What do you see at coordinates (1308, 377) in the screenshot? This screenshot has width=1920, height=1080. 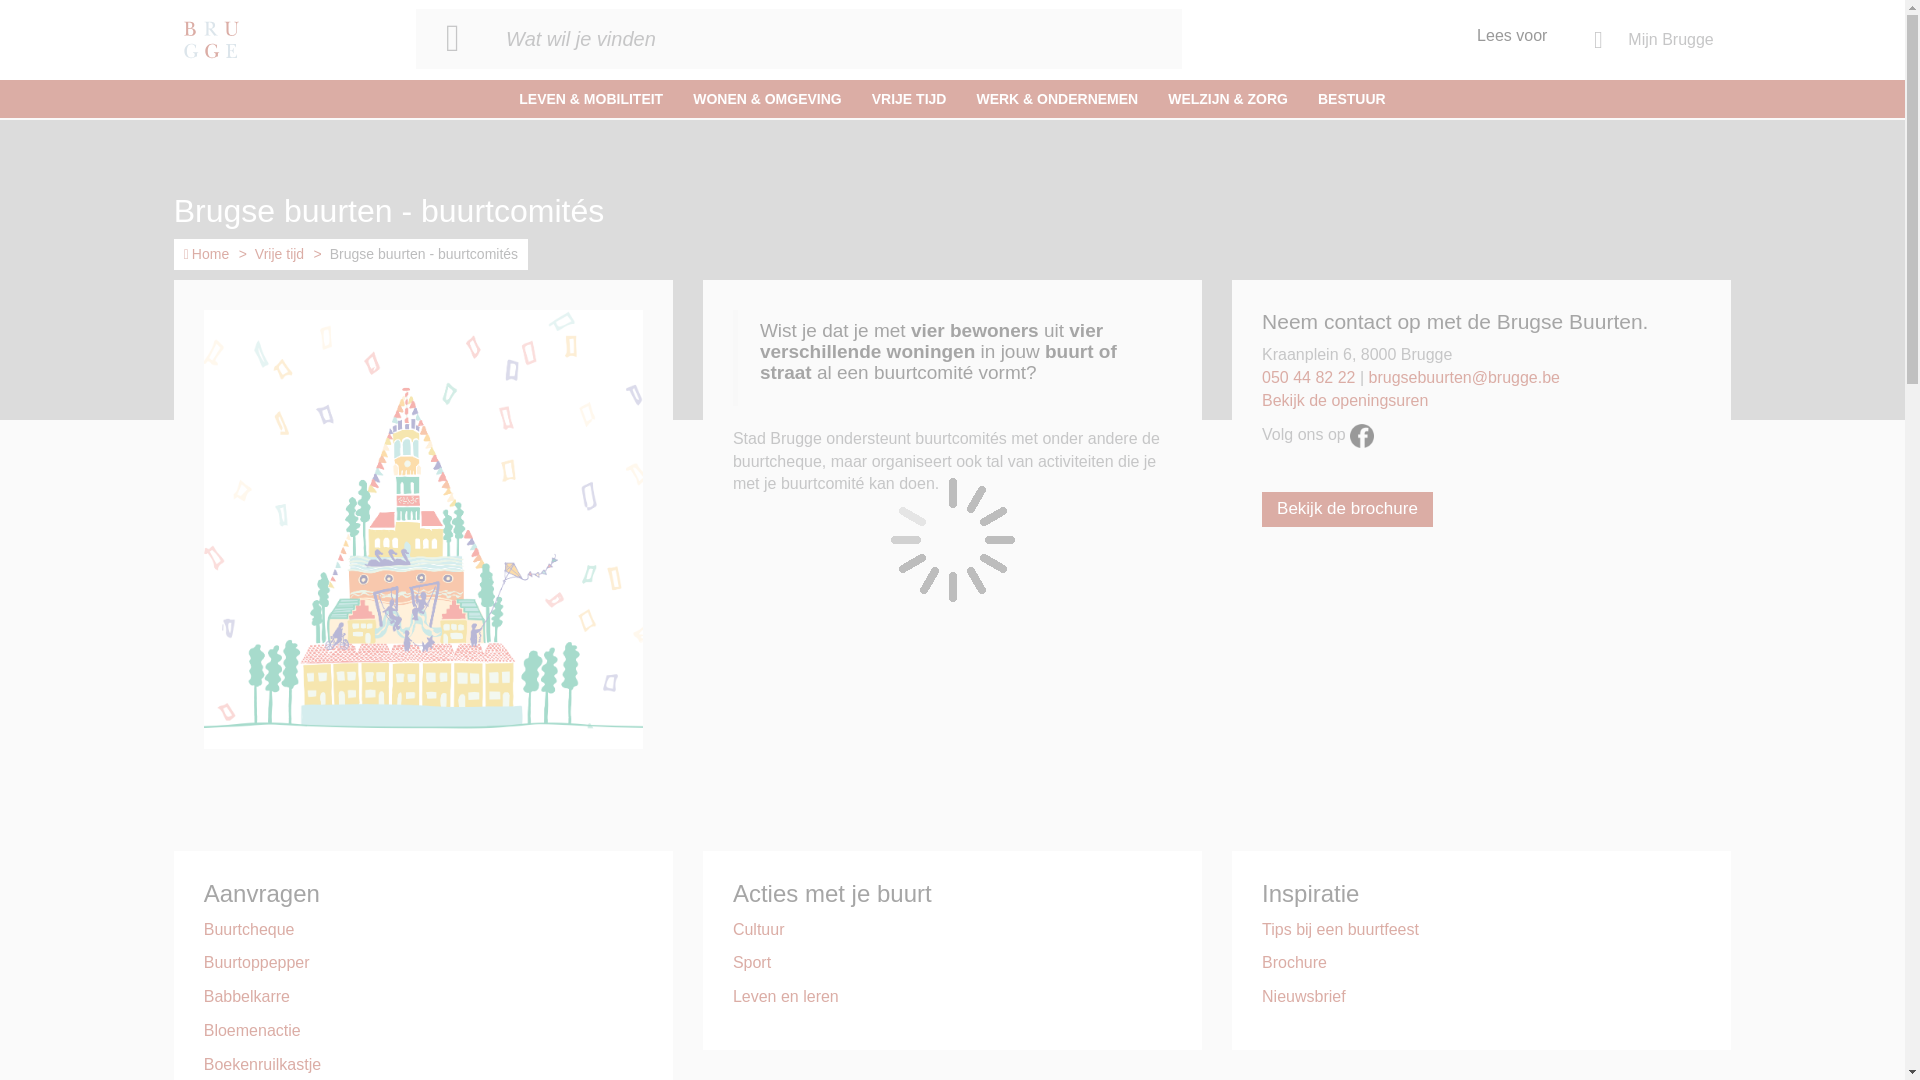 I see `'050 44 82 22'` at bounding box center [1308, 377].